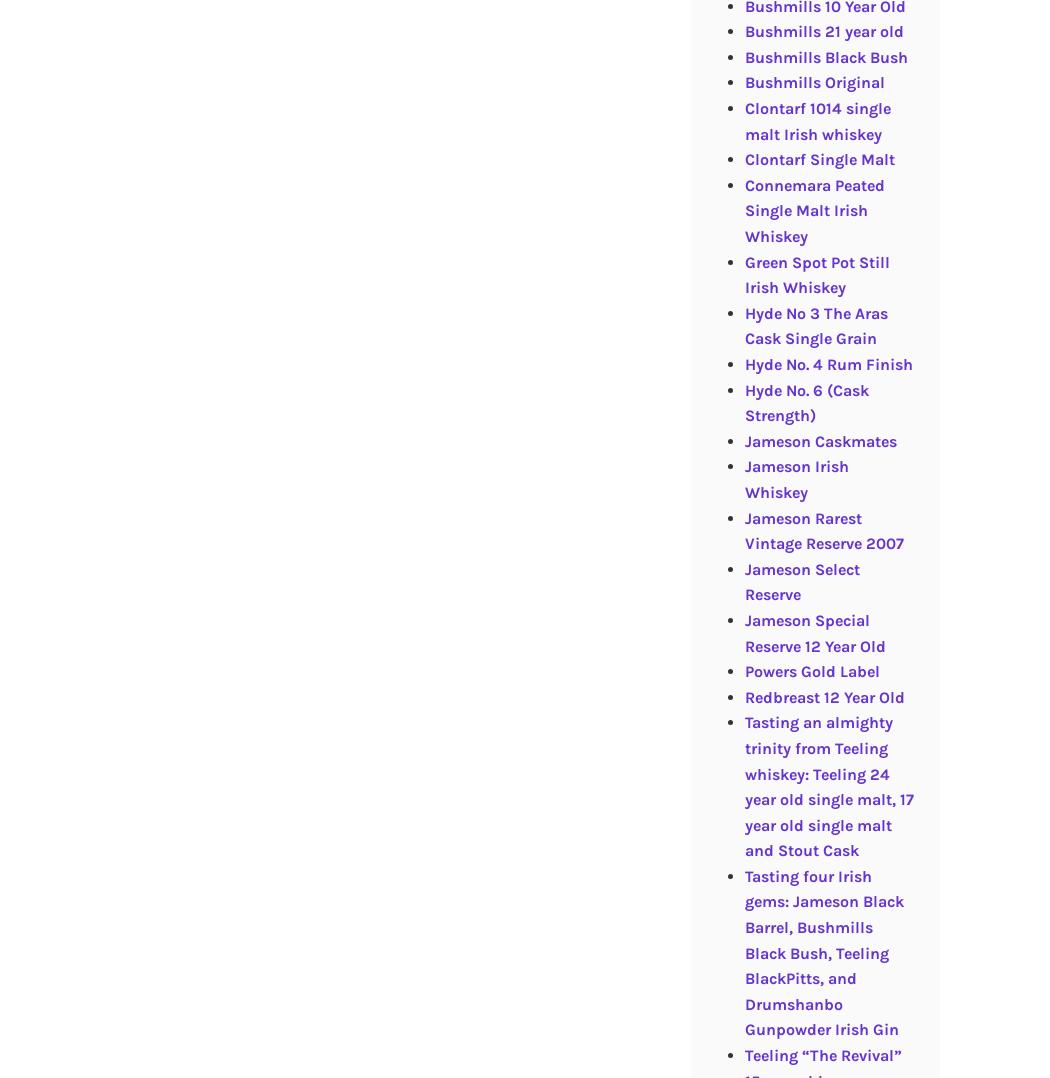  What do you see at coordinates (823, 695) in the screenshot?
I see `'Redbreast 12 Year Old'` at bounding box center [823, 695].